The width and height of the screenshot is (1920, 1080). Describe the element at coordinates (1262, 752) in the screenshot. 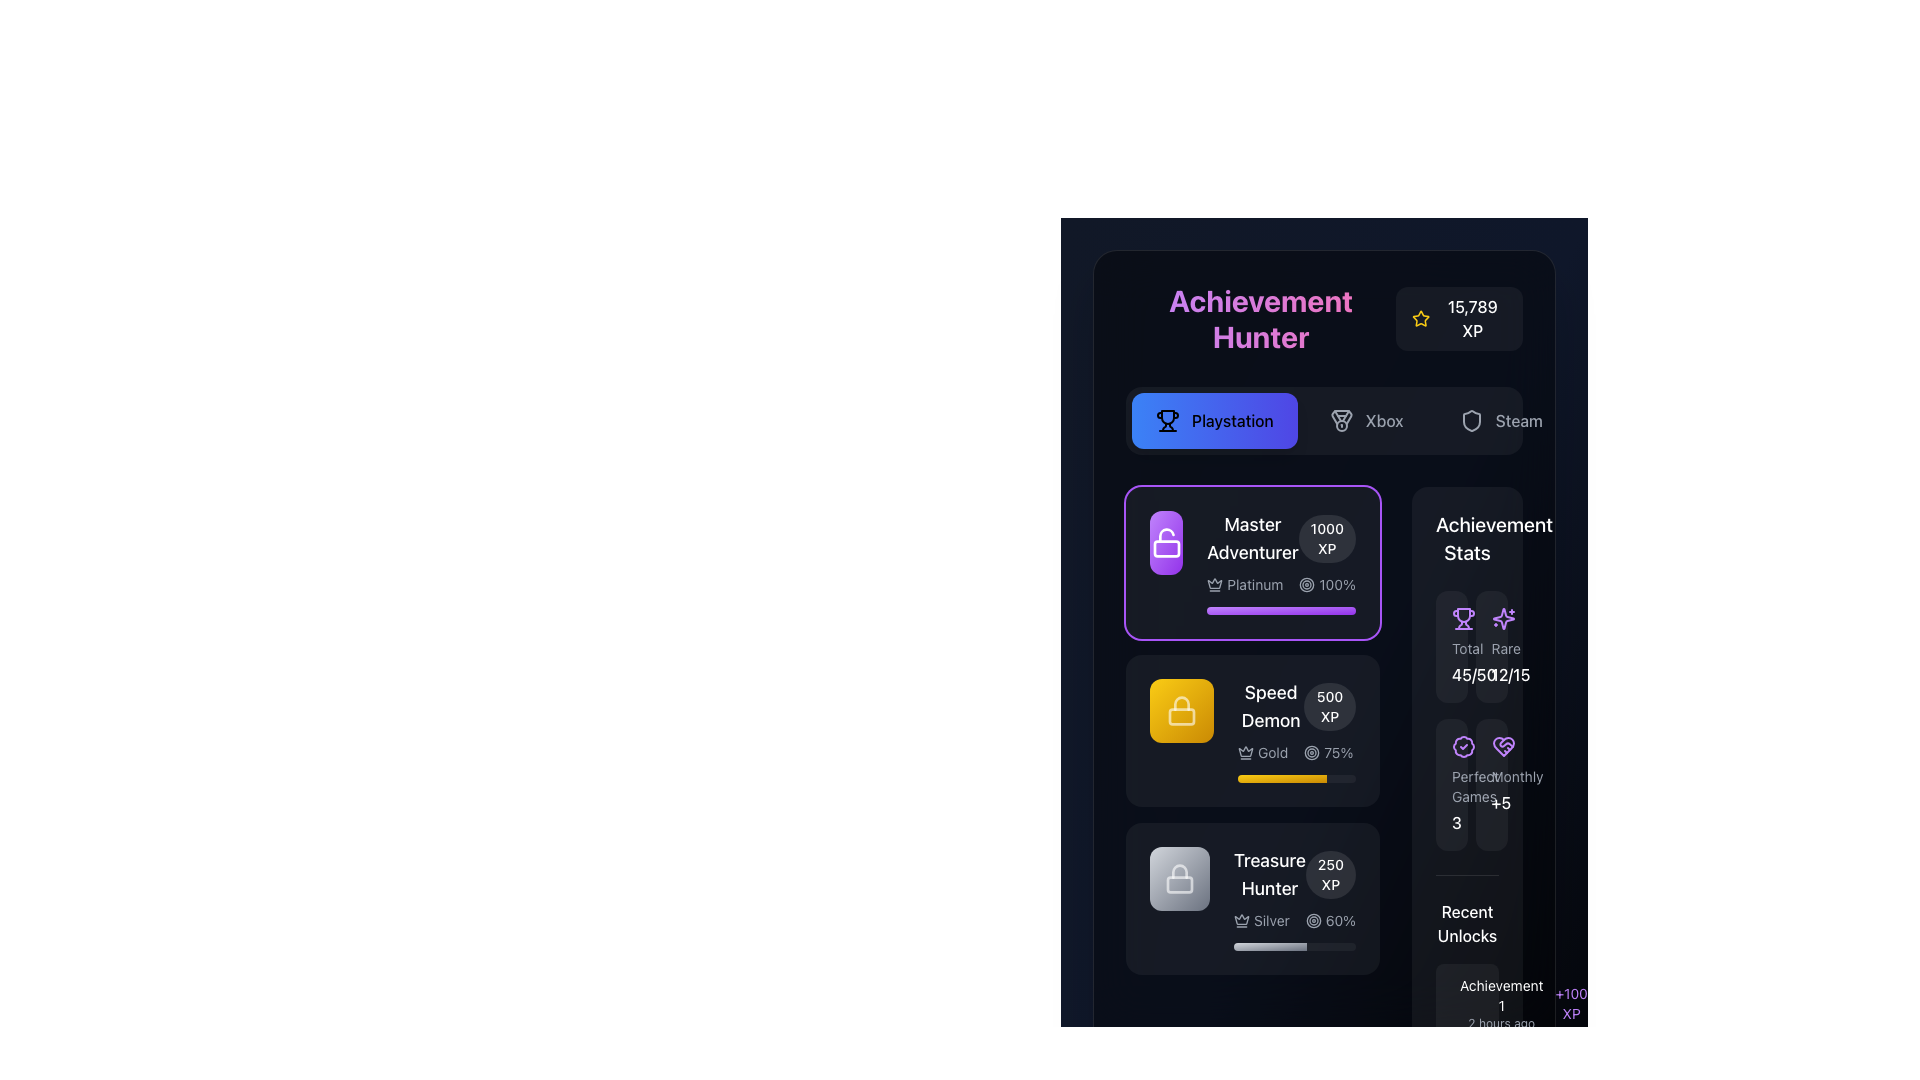

I see `the 'Gold' achievement label with an icon, which is located immediately to the left of the '75%' text within the 'Speed Demon' card` at that location.